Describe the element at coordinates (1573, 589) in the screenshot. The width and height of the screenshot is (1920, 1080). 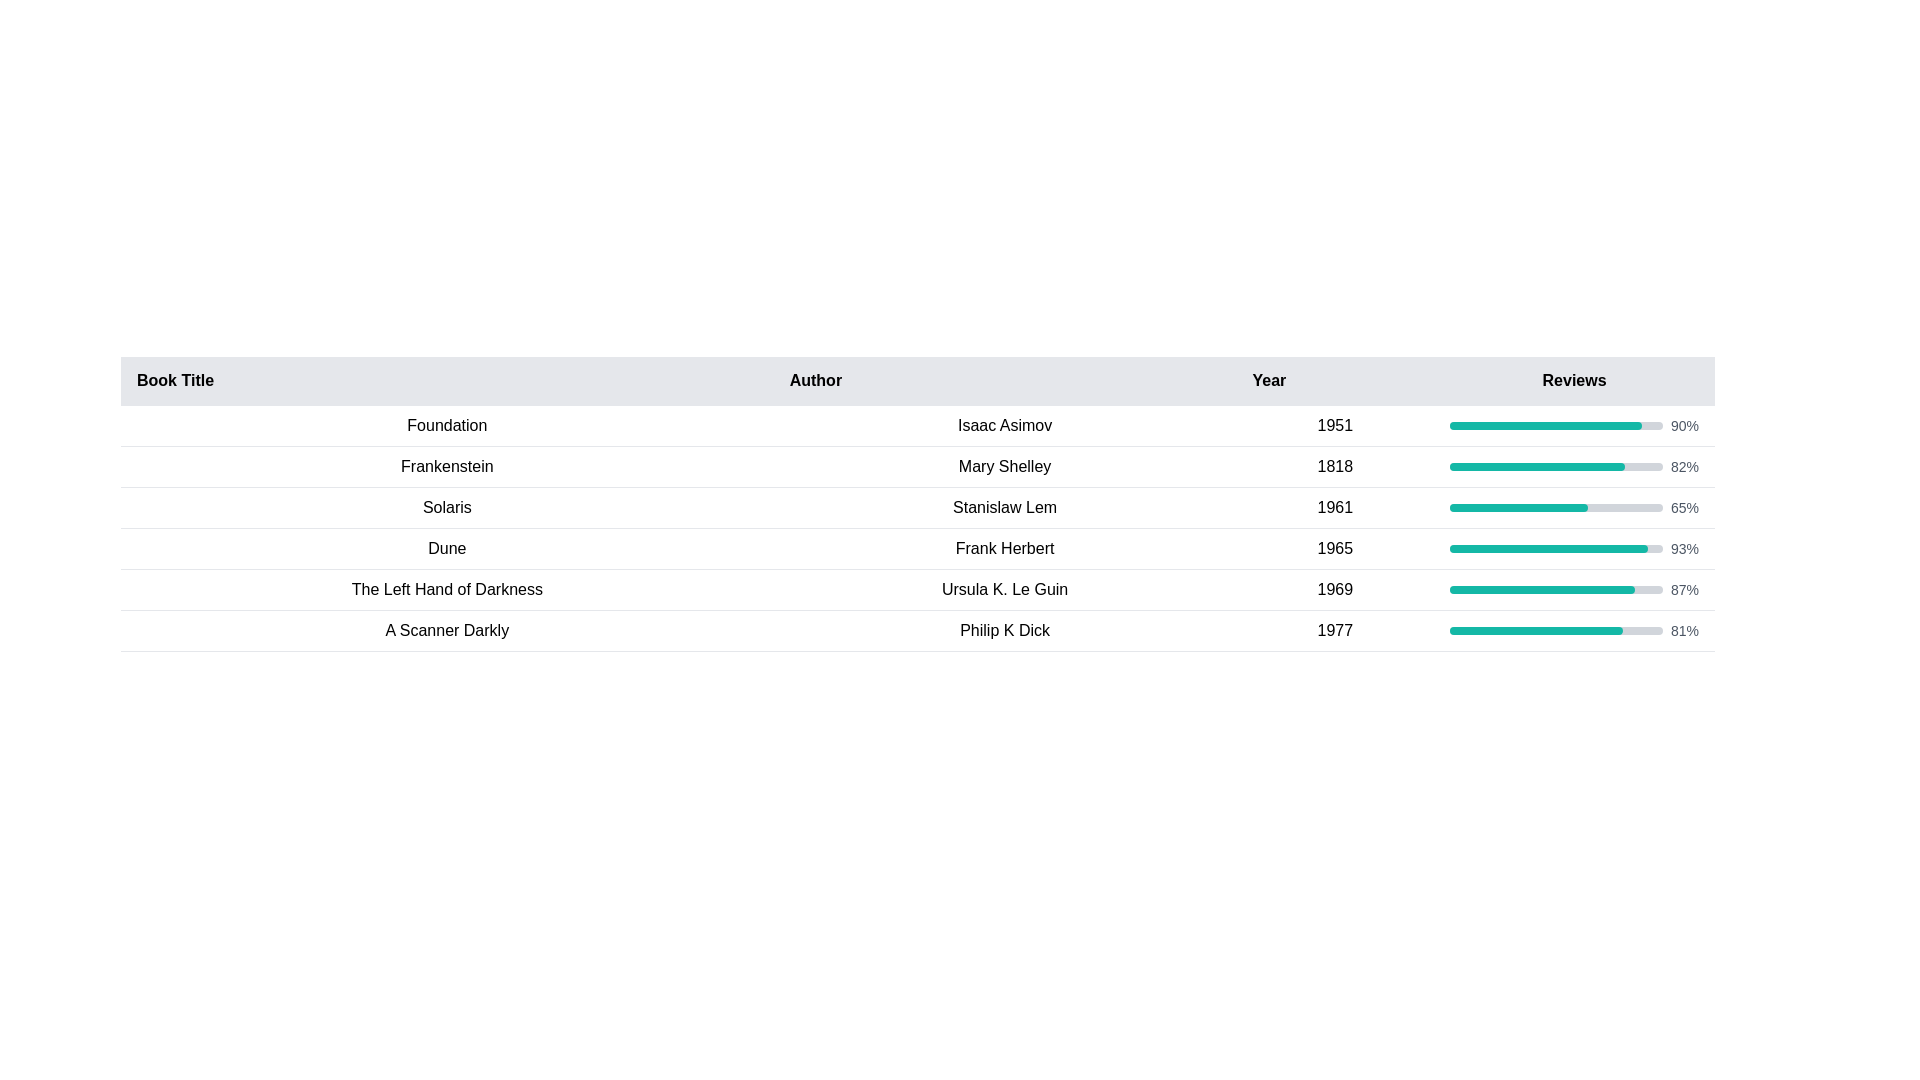
I see `the progress bar indicating the review completion status for 'The Left Hand of Darkness' by Ursula K. Le Guin in the fourth row of the table` at that location.